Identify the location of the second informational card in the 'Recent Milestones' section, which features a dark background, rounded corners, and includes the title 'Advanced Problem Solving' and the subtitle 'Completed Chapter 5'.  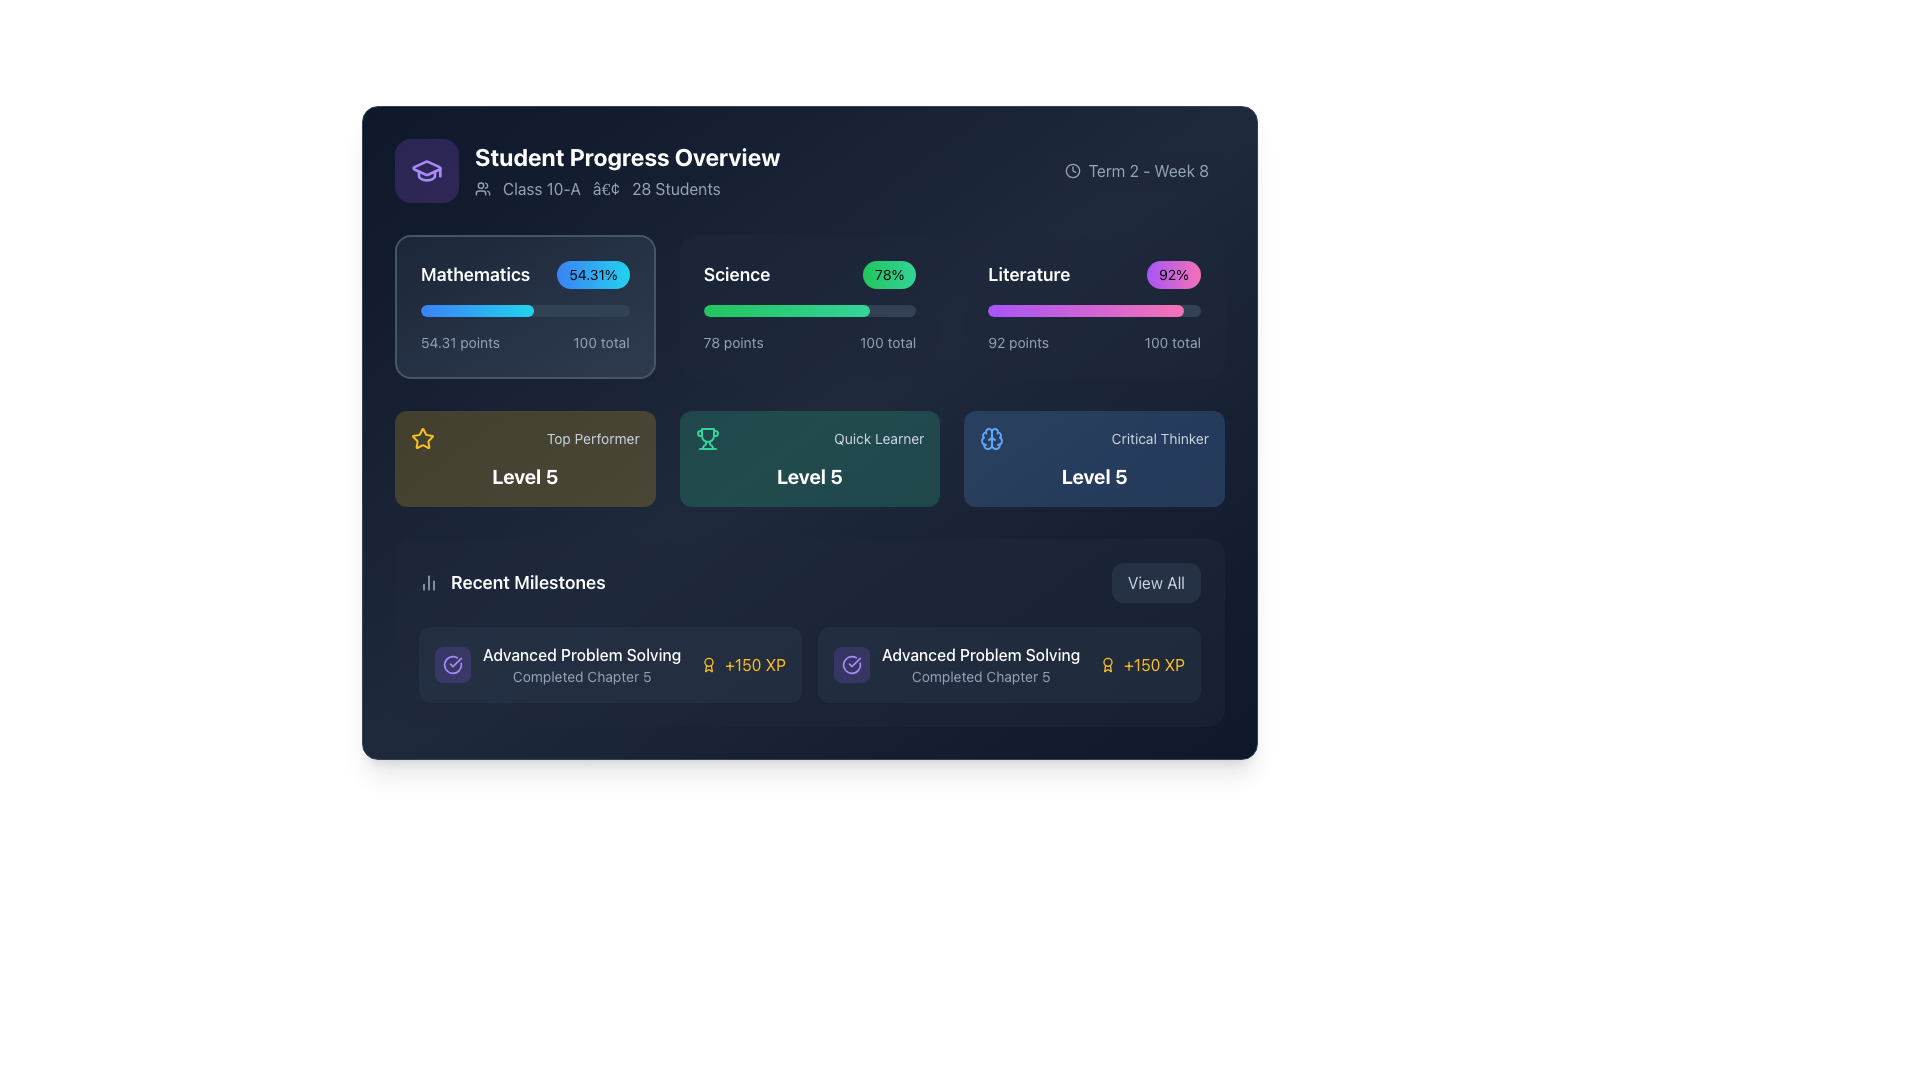
(1009, 664).